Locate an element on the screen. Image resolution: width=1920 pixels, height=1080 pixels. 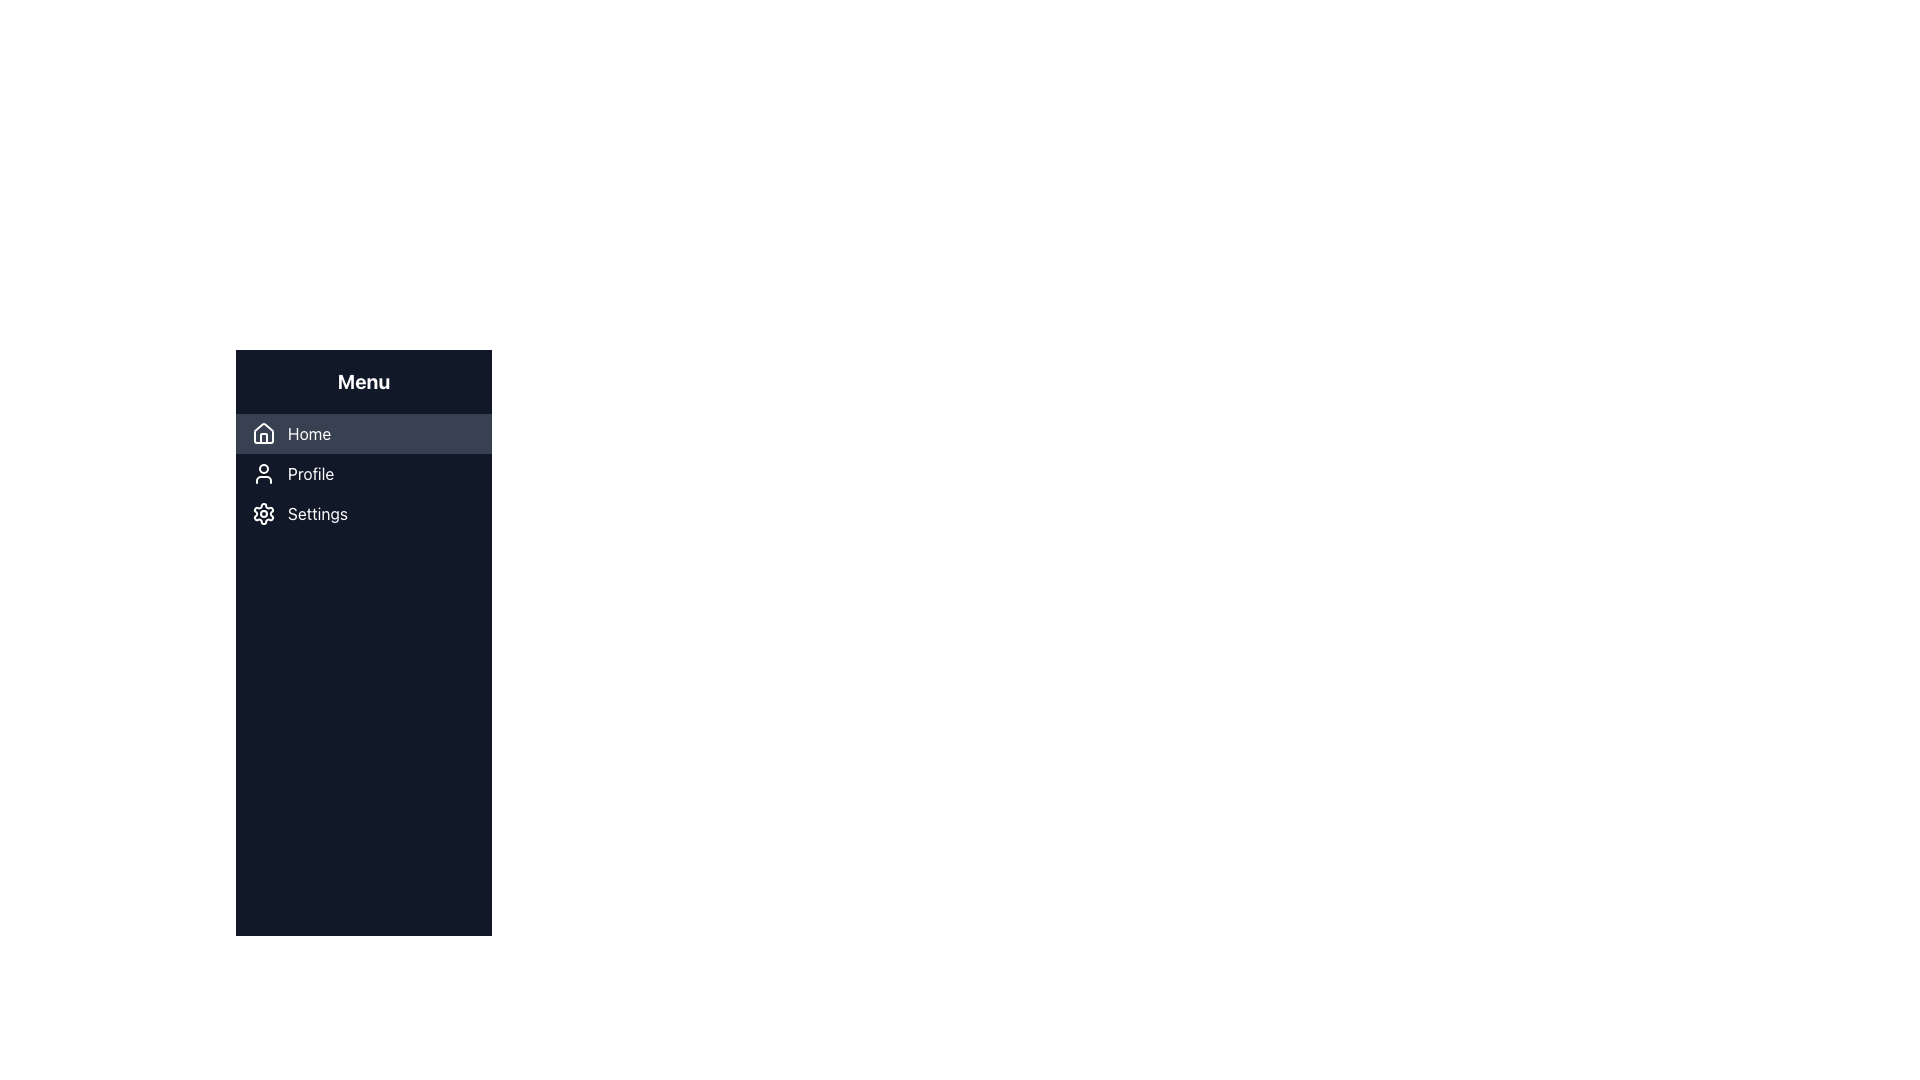
the settings icon located within the 'Settings' menu item, positioned to the left of the 'Settings' text label is located at coordinates (263, 512).